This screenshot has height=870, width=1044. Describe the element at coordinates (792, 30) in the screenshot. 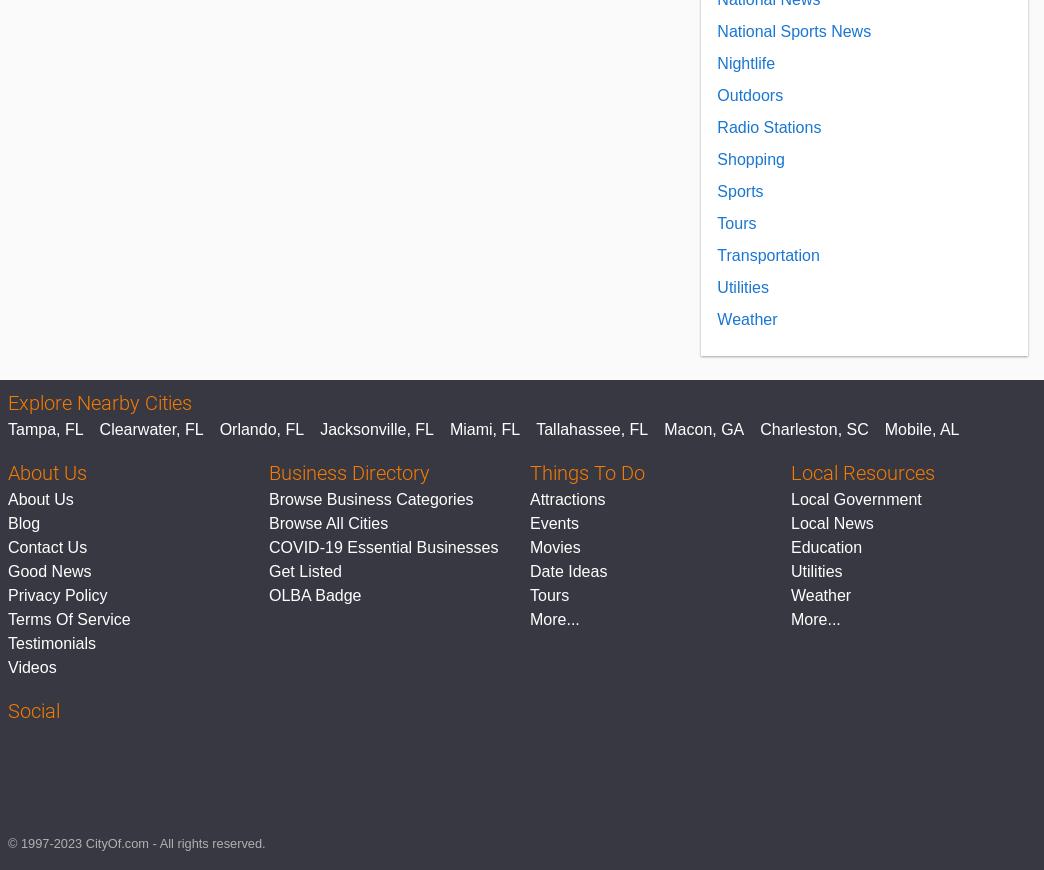

I see `'National Sports News'` at that location.